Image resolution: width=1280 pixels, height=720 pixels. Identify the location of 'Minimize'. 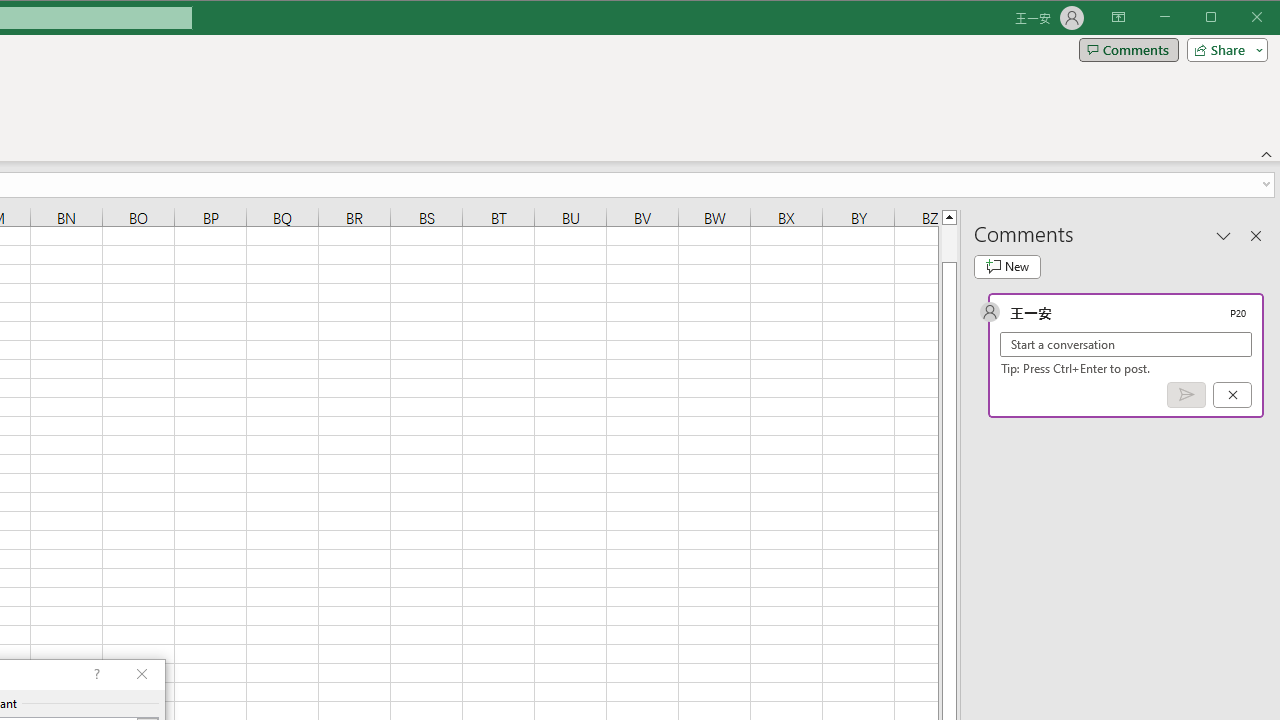
(1216, 19).